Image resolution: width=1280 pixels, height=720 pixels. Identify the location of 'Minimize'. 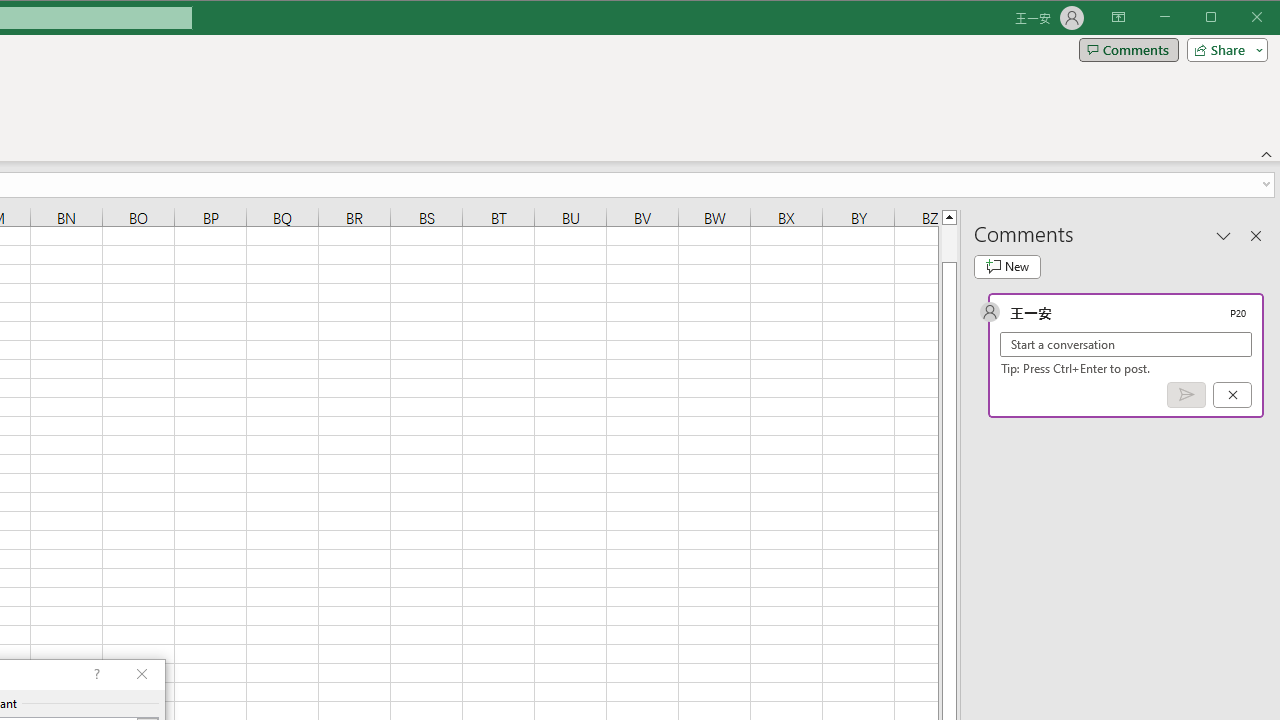
(1216, 19).